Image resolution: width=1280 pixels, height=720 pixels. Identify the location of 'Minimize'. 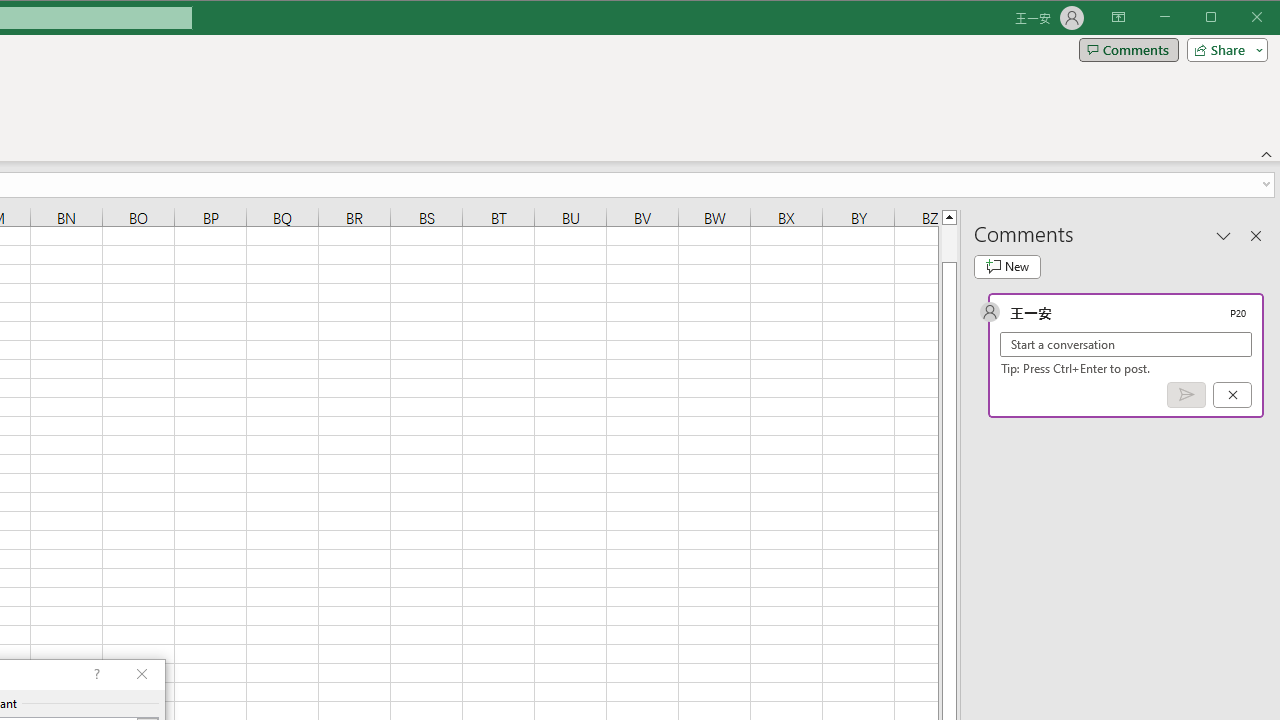
(1216, 19).